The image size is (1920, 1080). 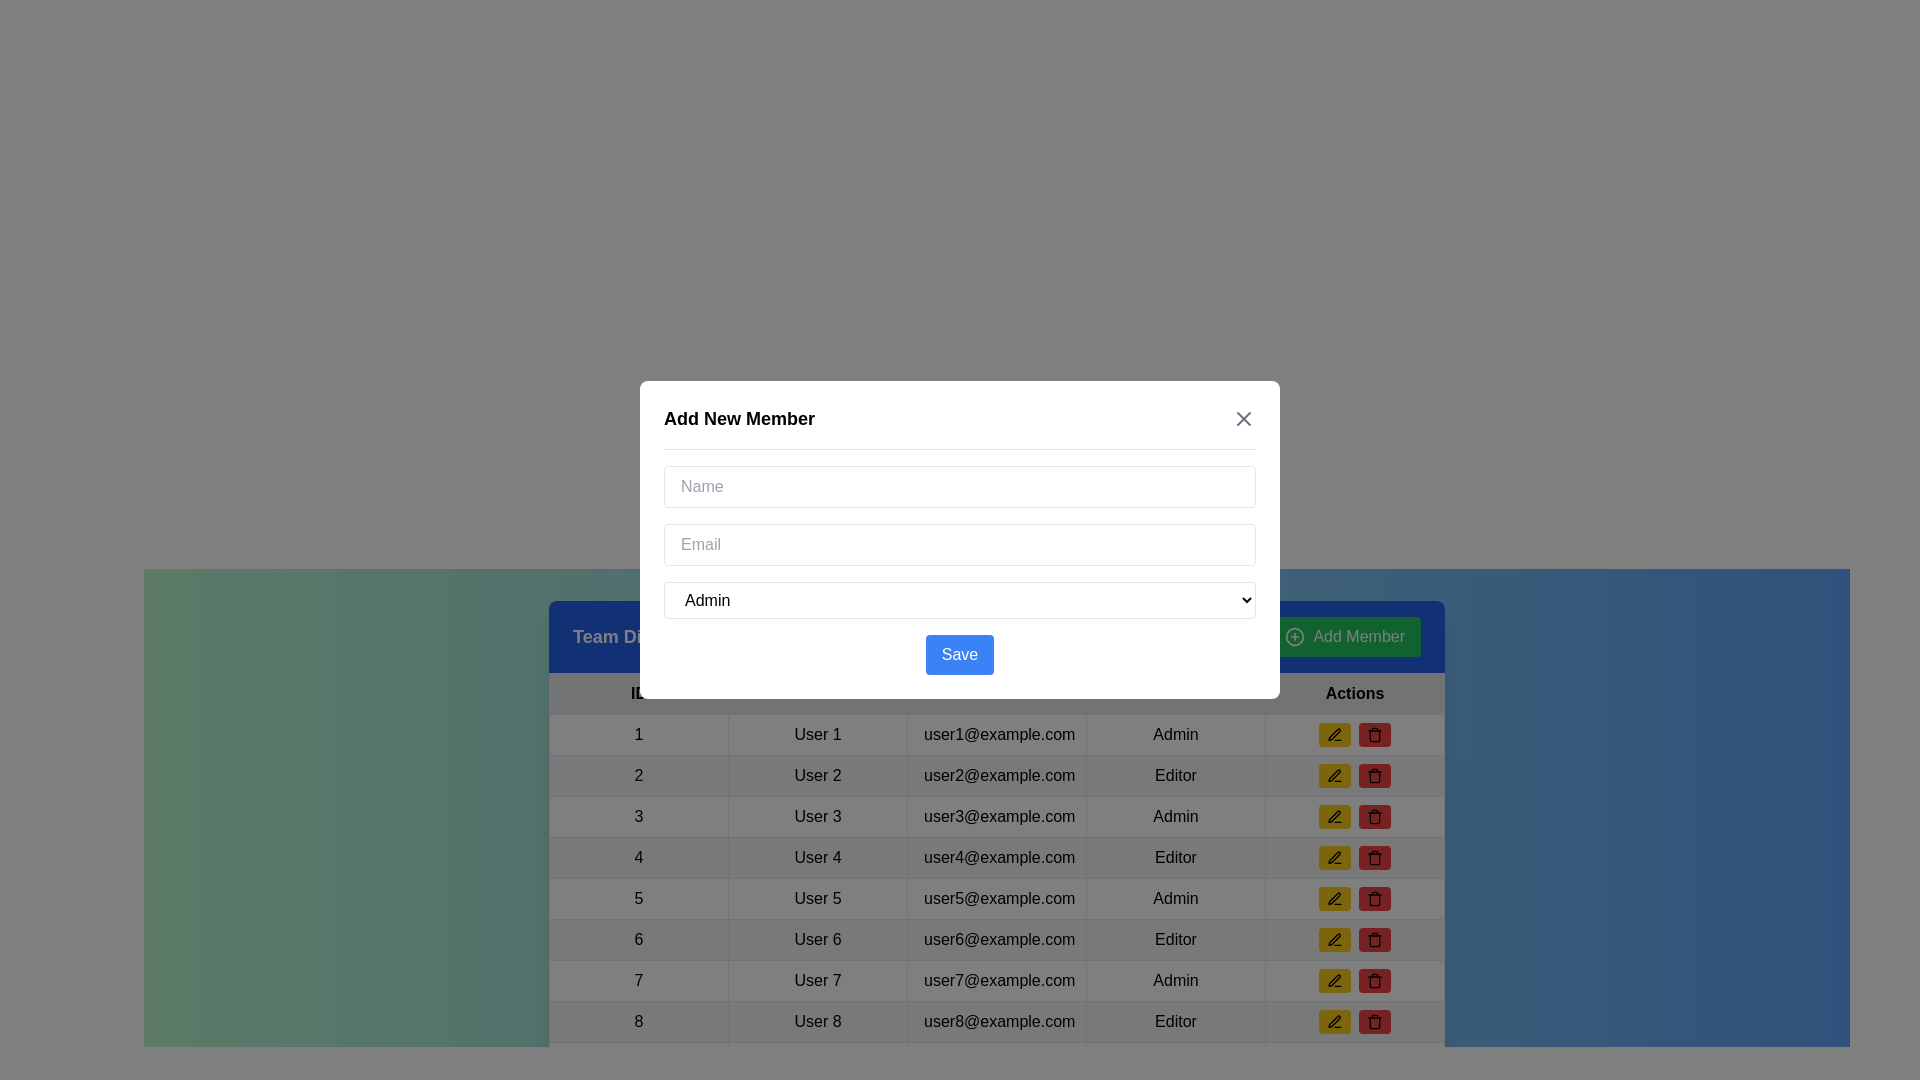 What do you see at coordinates (997, 856) in the screenshot?
I see `the fourth row of the table containing details about 'User 4', which includes an edit button and a delete button` at bounding box center [997, 856].